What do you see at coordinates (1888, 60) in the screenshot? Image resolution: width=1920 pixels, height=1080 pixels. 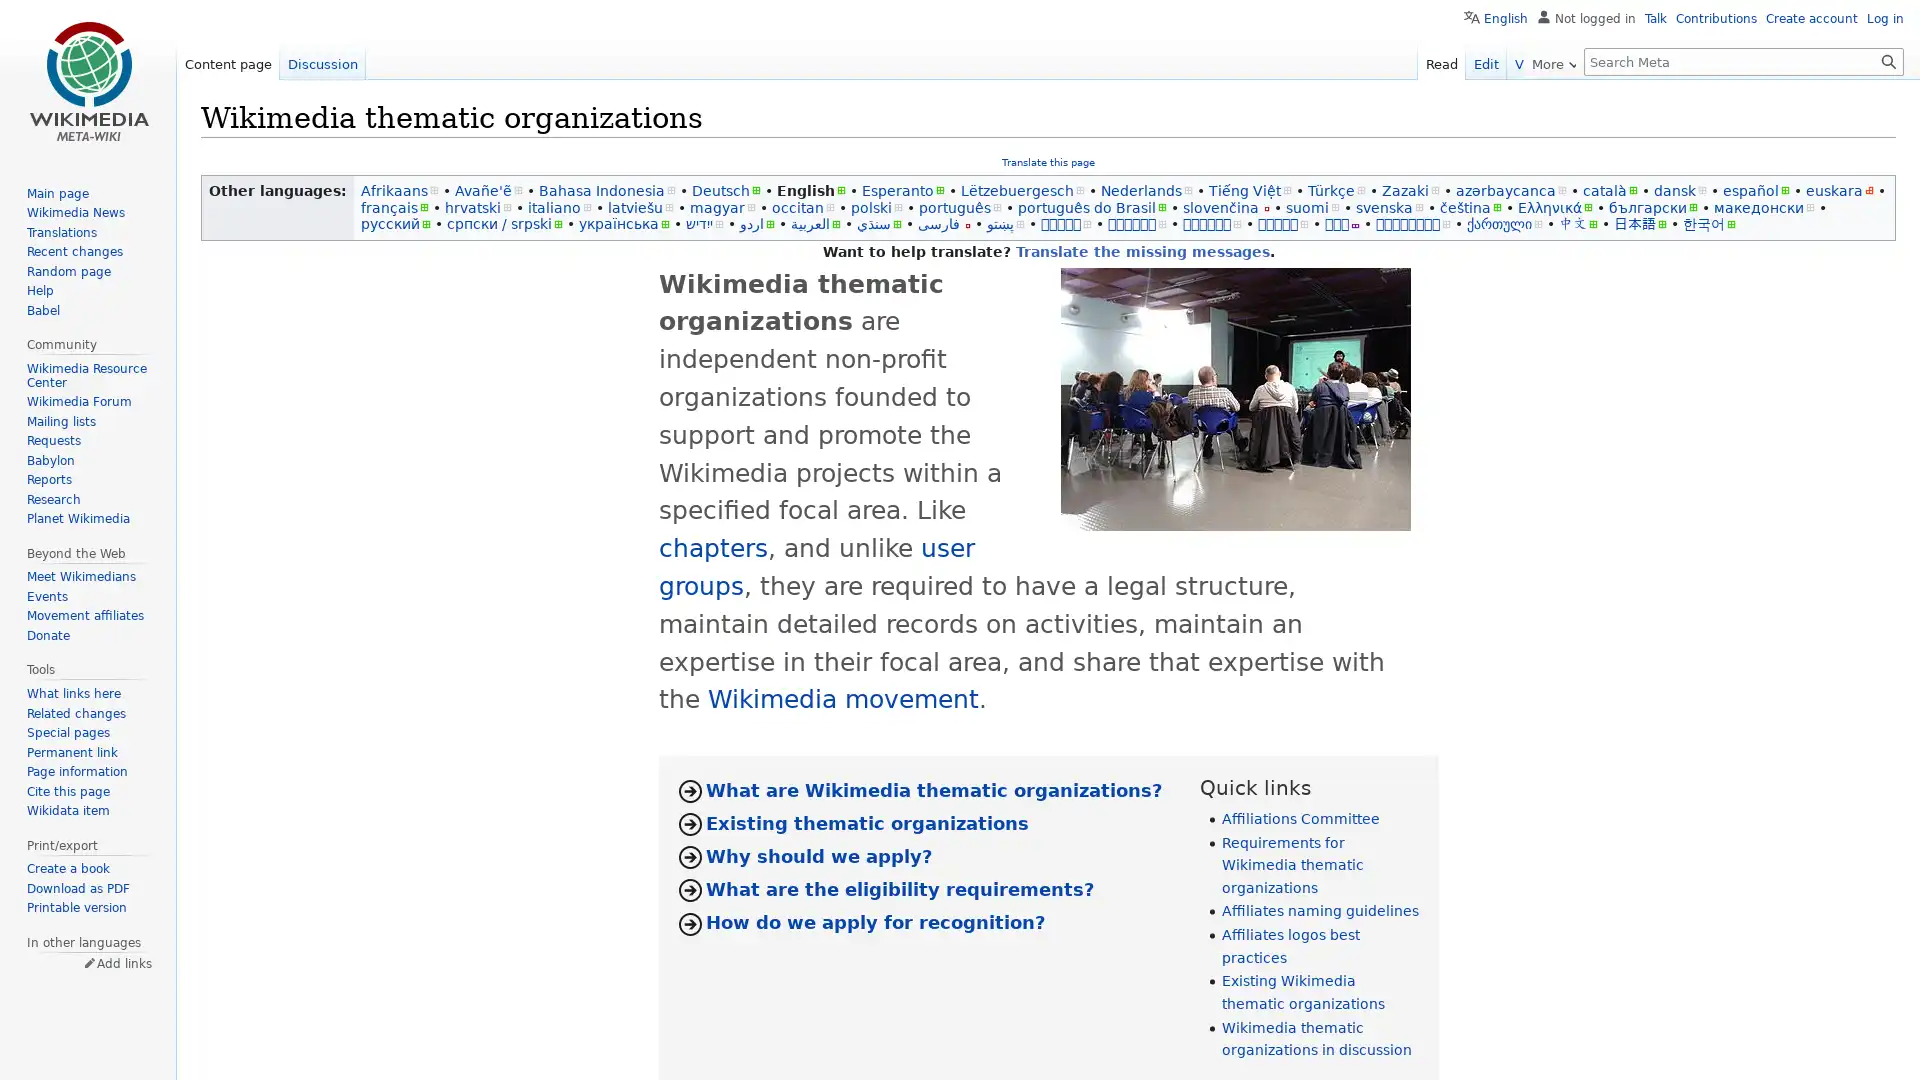 I see `Go` at bounding box center [1888, 60].